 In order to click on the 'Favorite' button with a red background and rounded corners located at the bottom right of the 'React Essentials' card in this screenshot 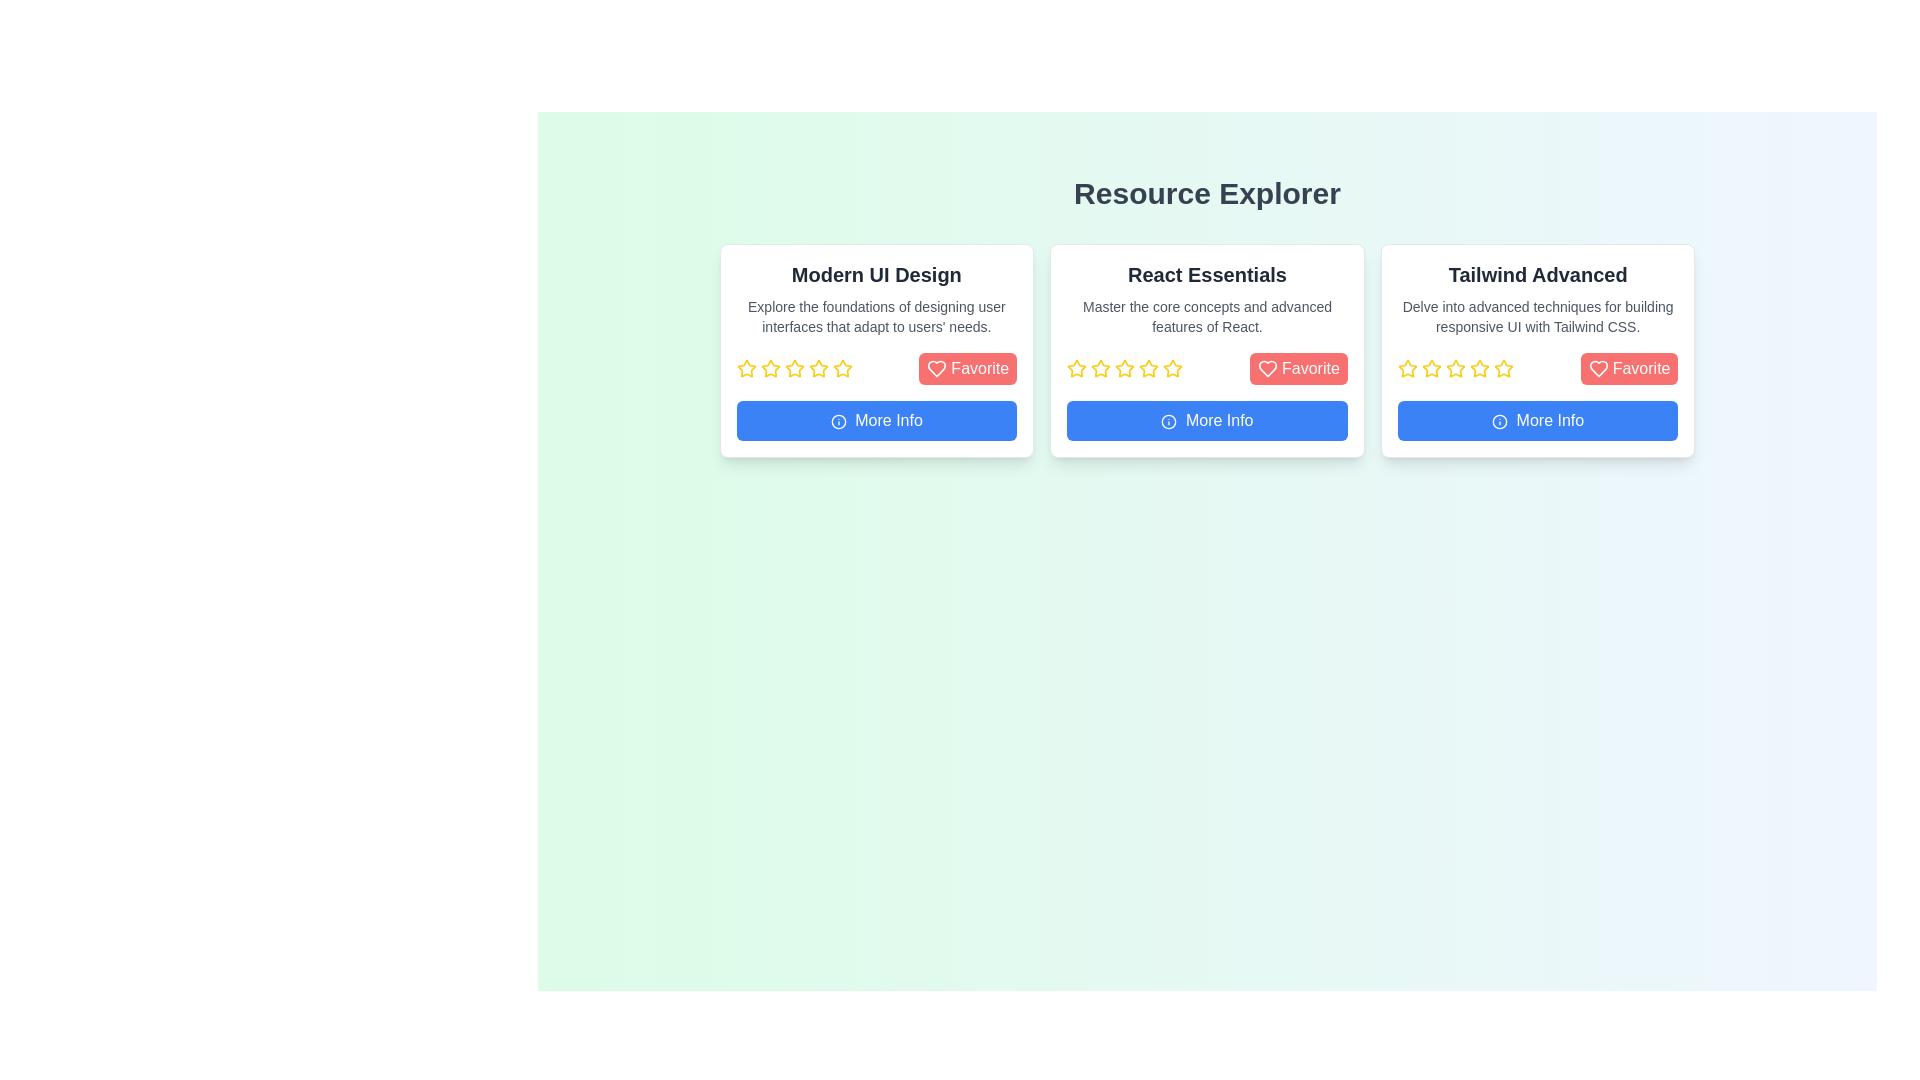, I will do `click(1298, 369)`.